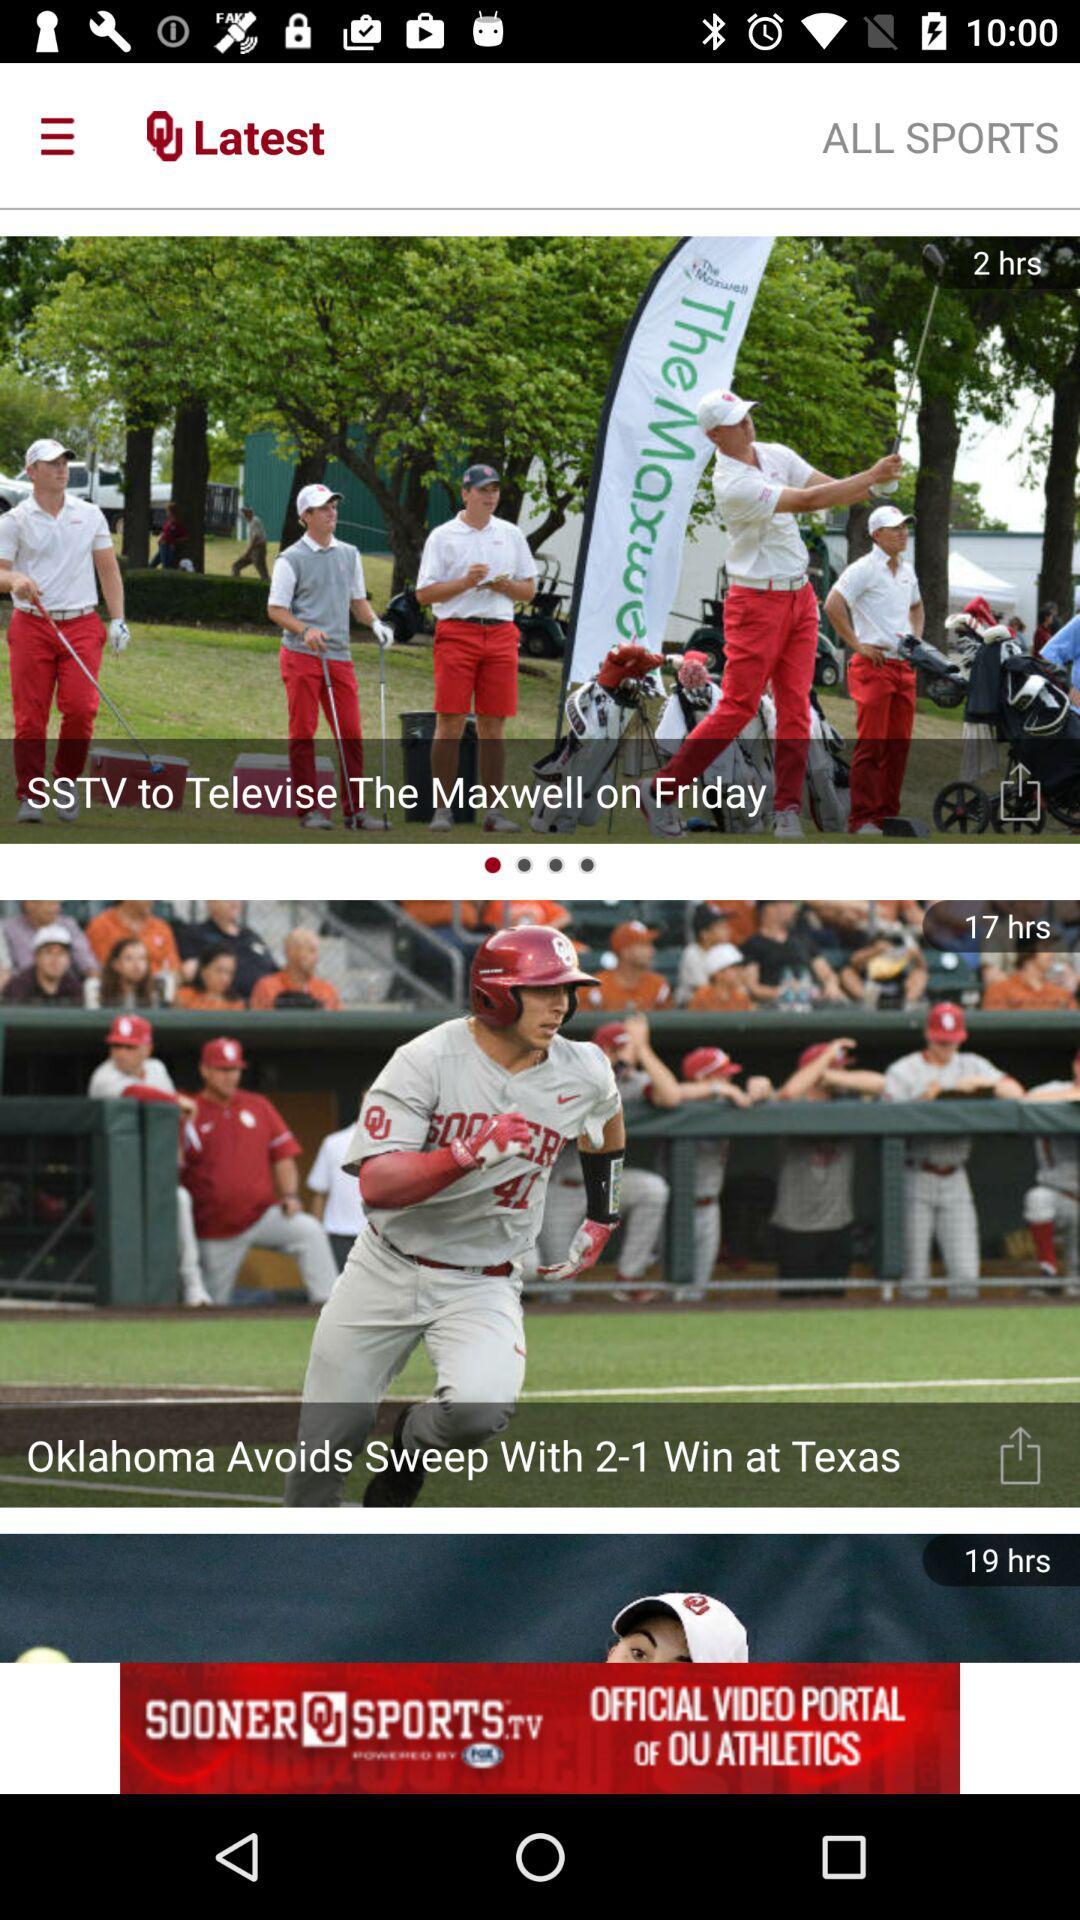 Image resolution: width=1080 pixels, height=1920 pixels. Describe the element at coordinates (1020, 790) in the screenshot. I see `share the article` at that location.